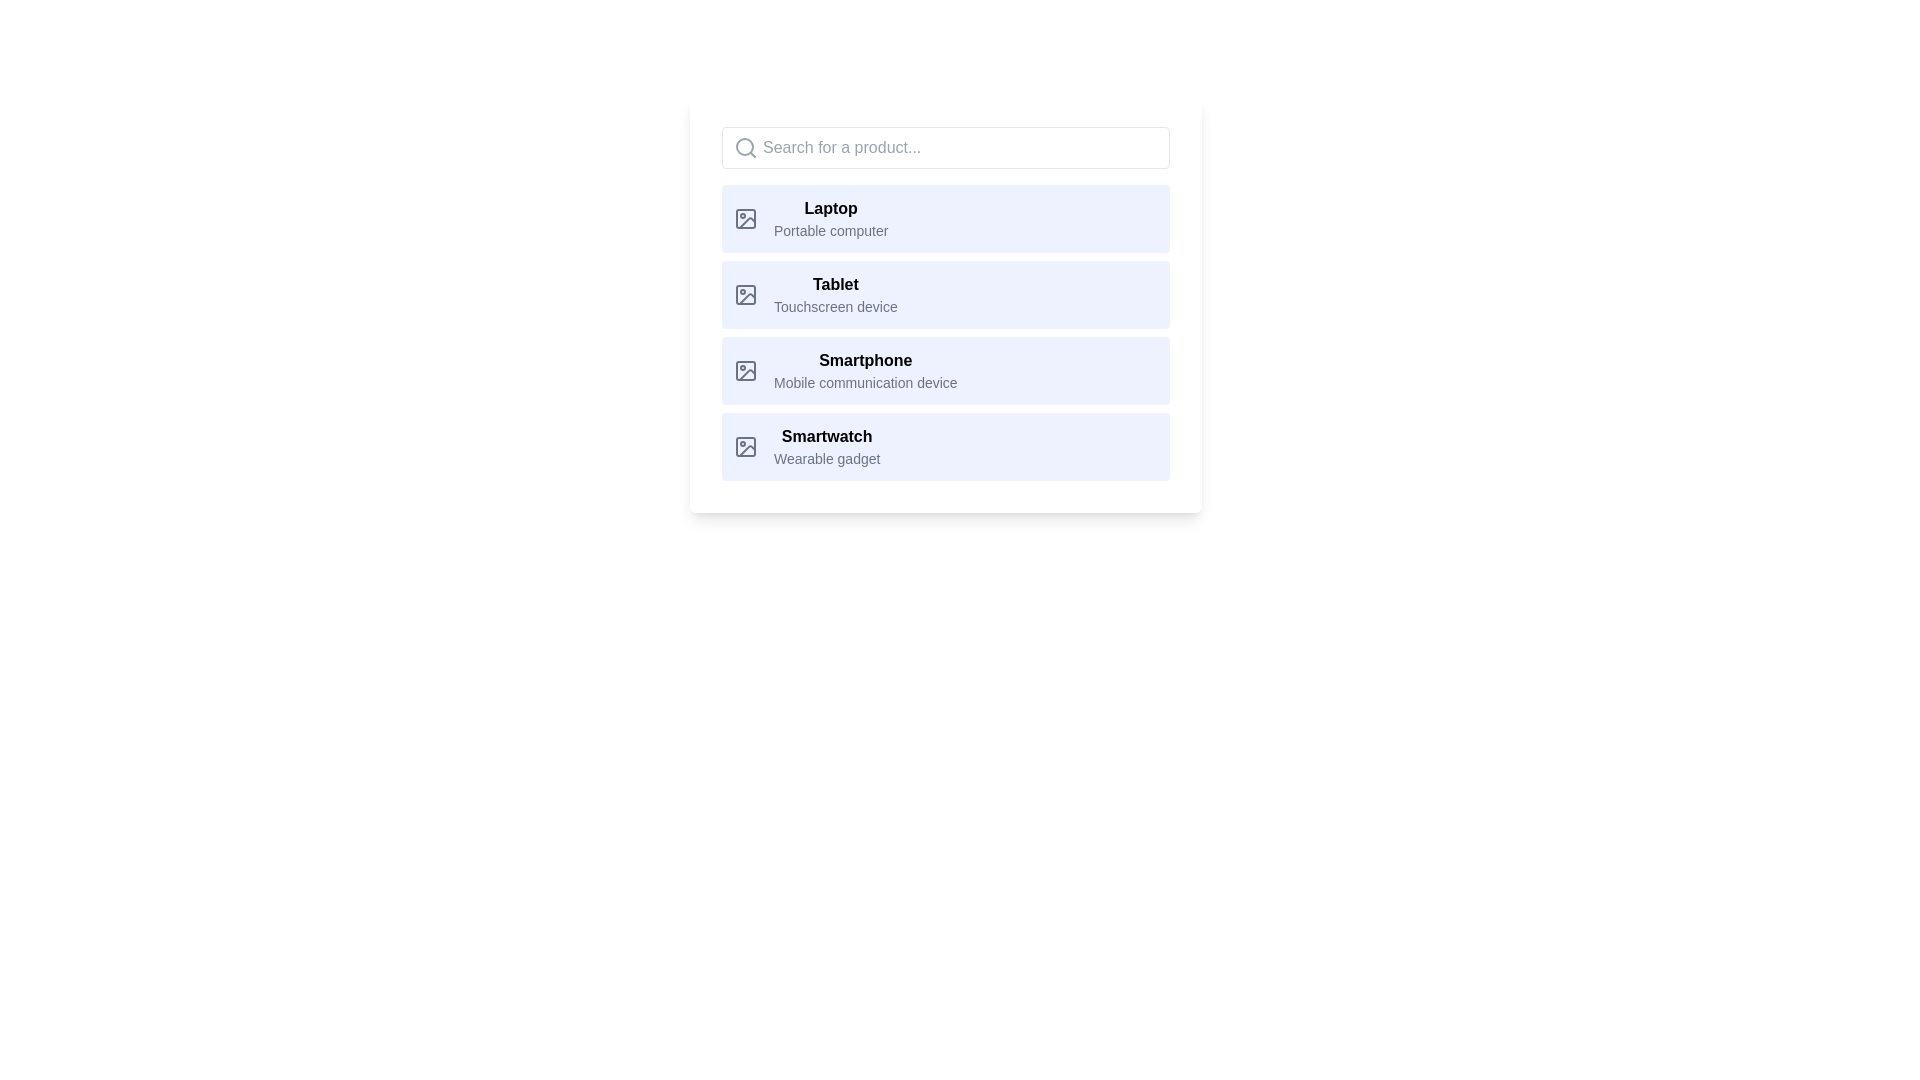  Describe the element at coordinates (744, 294) in the screenshot. I see `the graphical icon located to the left of the 'Tablet' text in the 'Tablet Touchscreen device' row, which is the second item in a vertically stacked list` at that location.